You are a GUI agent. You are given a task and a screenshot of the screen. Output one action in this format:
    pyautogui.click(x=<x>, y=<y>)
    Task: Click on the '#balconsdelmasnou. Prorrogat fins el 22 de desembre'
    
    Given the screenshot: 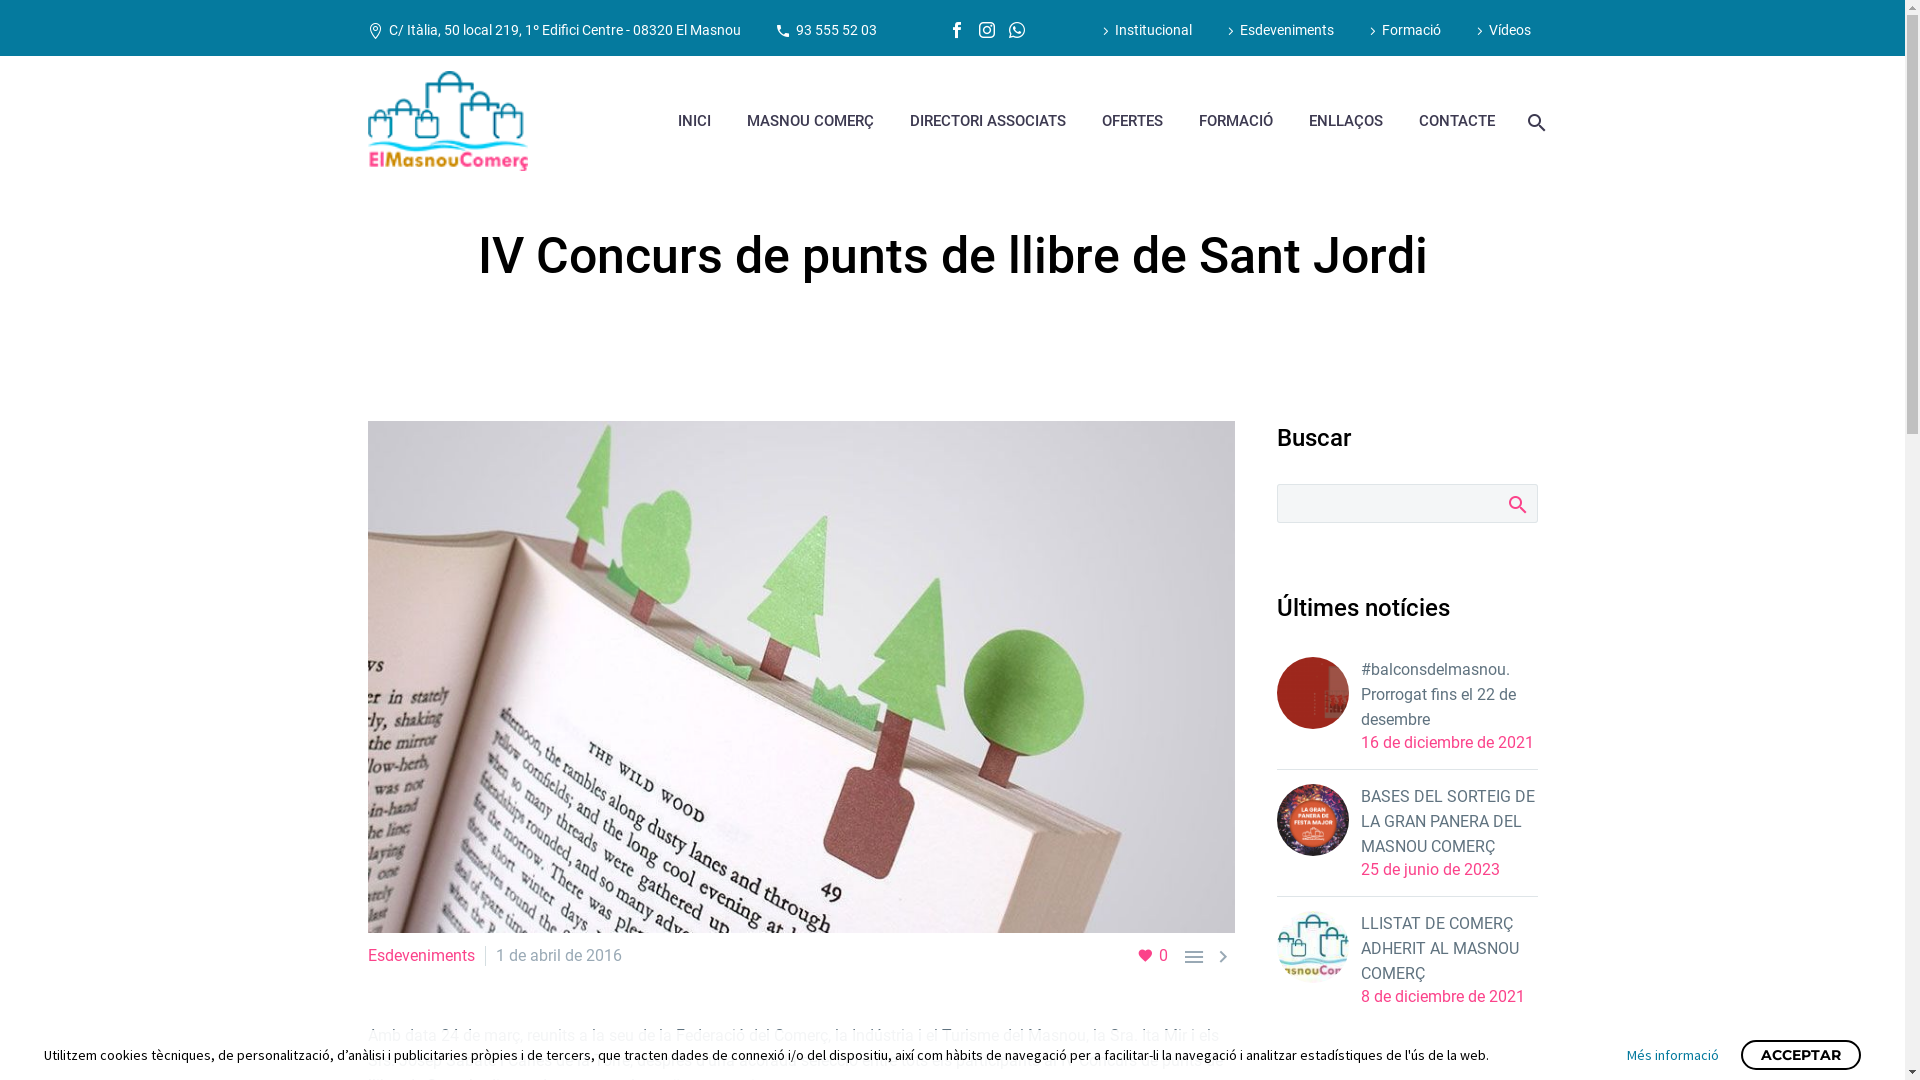 What is the action you would take?
    pyautogui.click(x=1359, y=693)
    